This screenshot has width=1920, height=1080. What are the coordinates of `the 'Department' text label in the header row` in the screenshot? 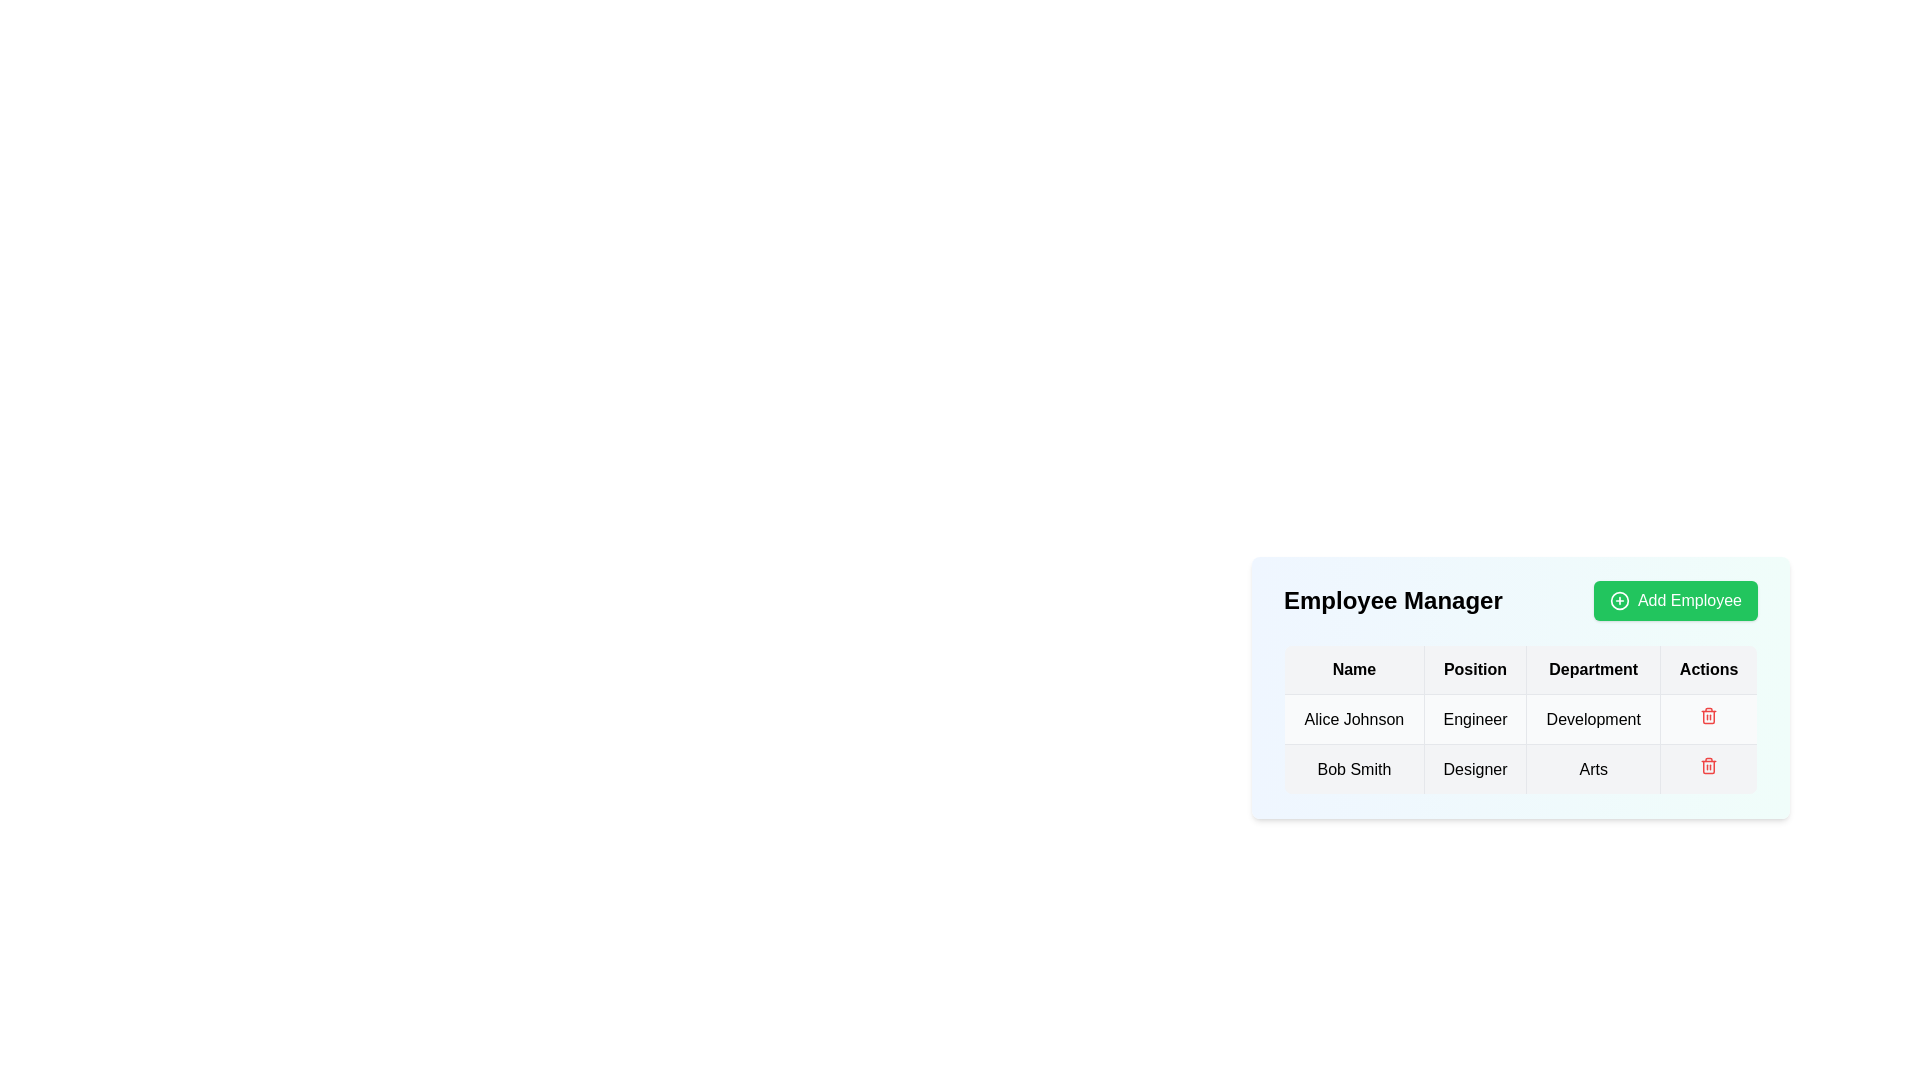 It's located at (1592, 670).